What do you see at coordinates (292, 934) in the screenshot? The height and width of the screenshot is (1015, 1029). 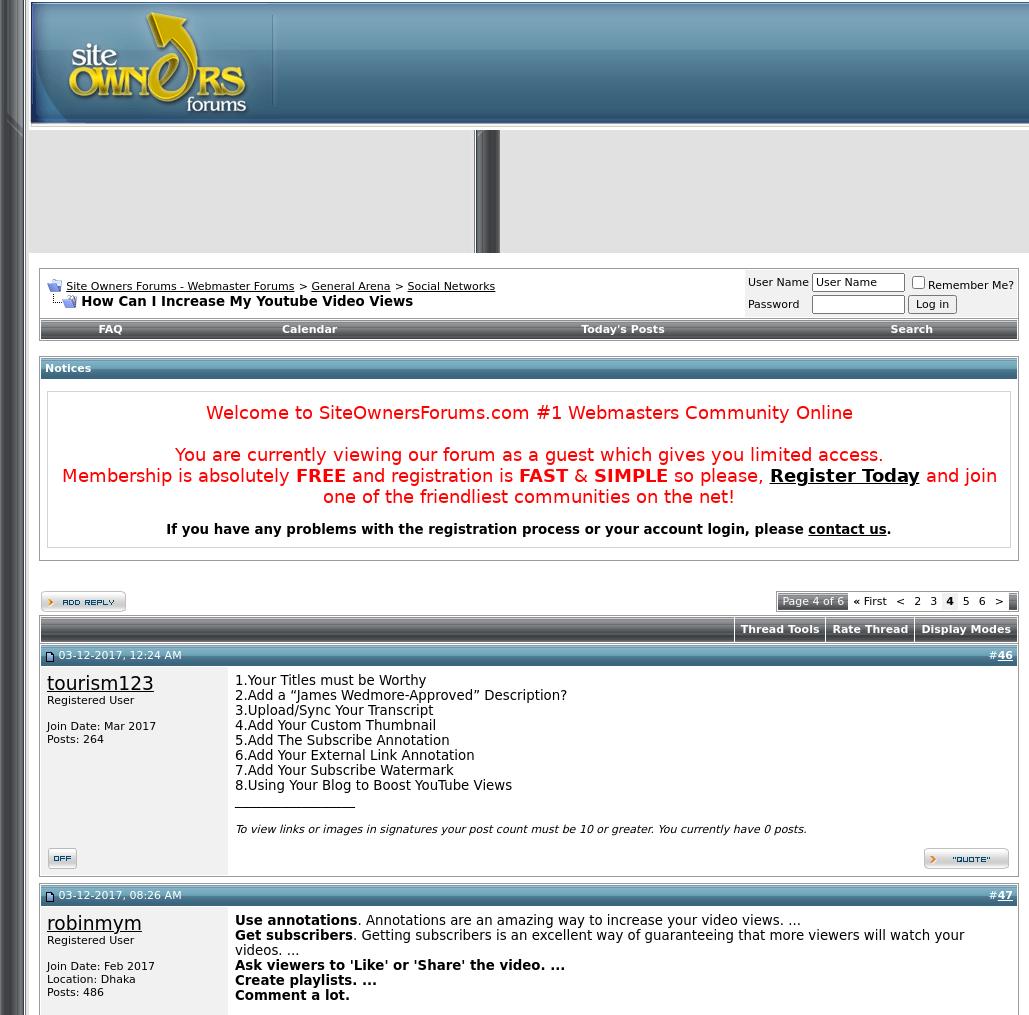 I see `'Get subscribers'` at bounding box center [292, 934].